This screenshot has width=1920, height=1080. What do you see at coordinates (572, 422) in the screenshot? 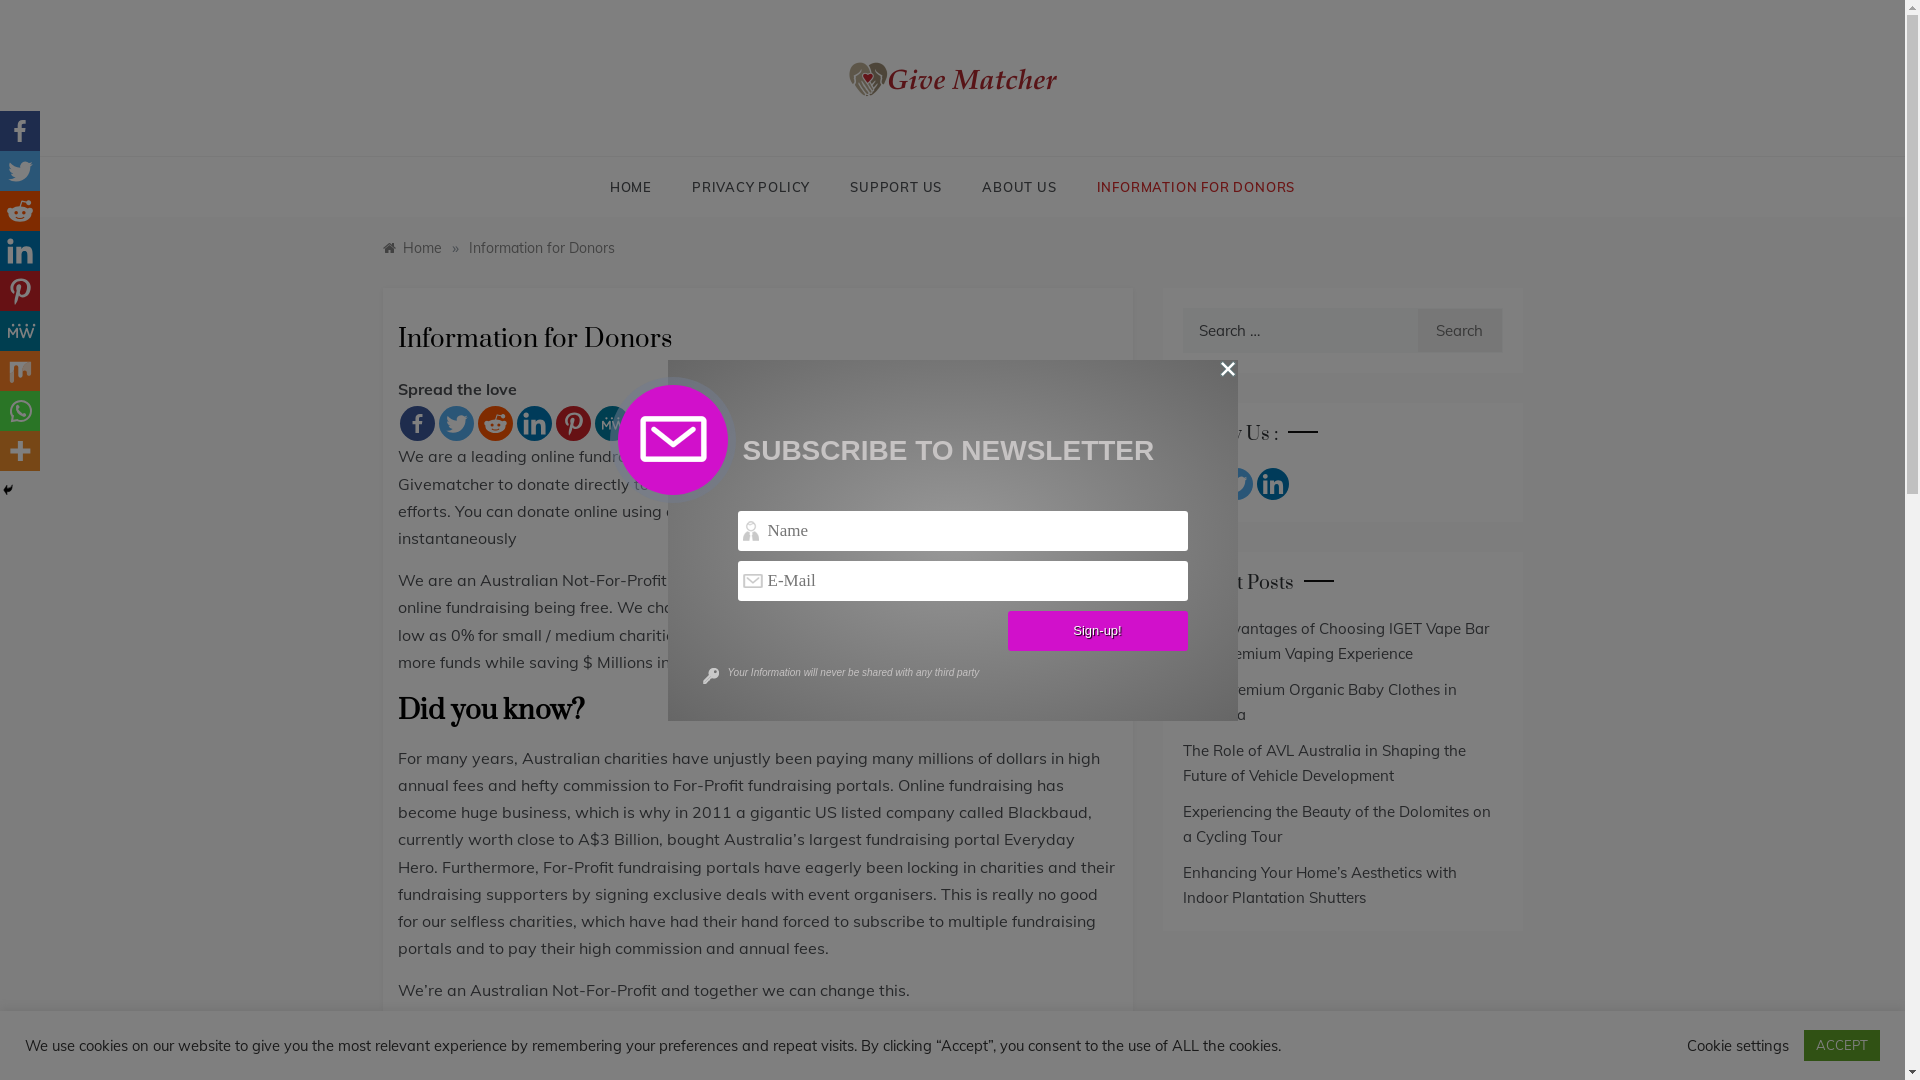
I see `'Pinterest'` at bounding box center [572, 422].